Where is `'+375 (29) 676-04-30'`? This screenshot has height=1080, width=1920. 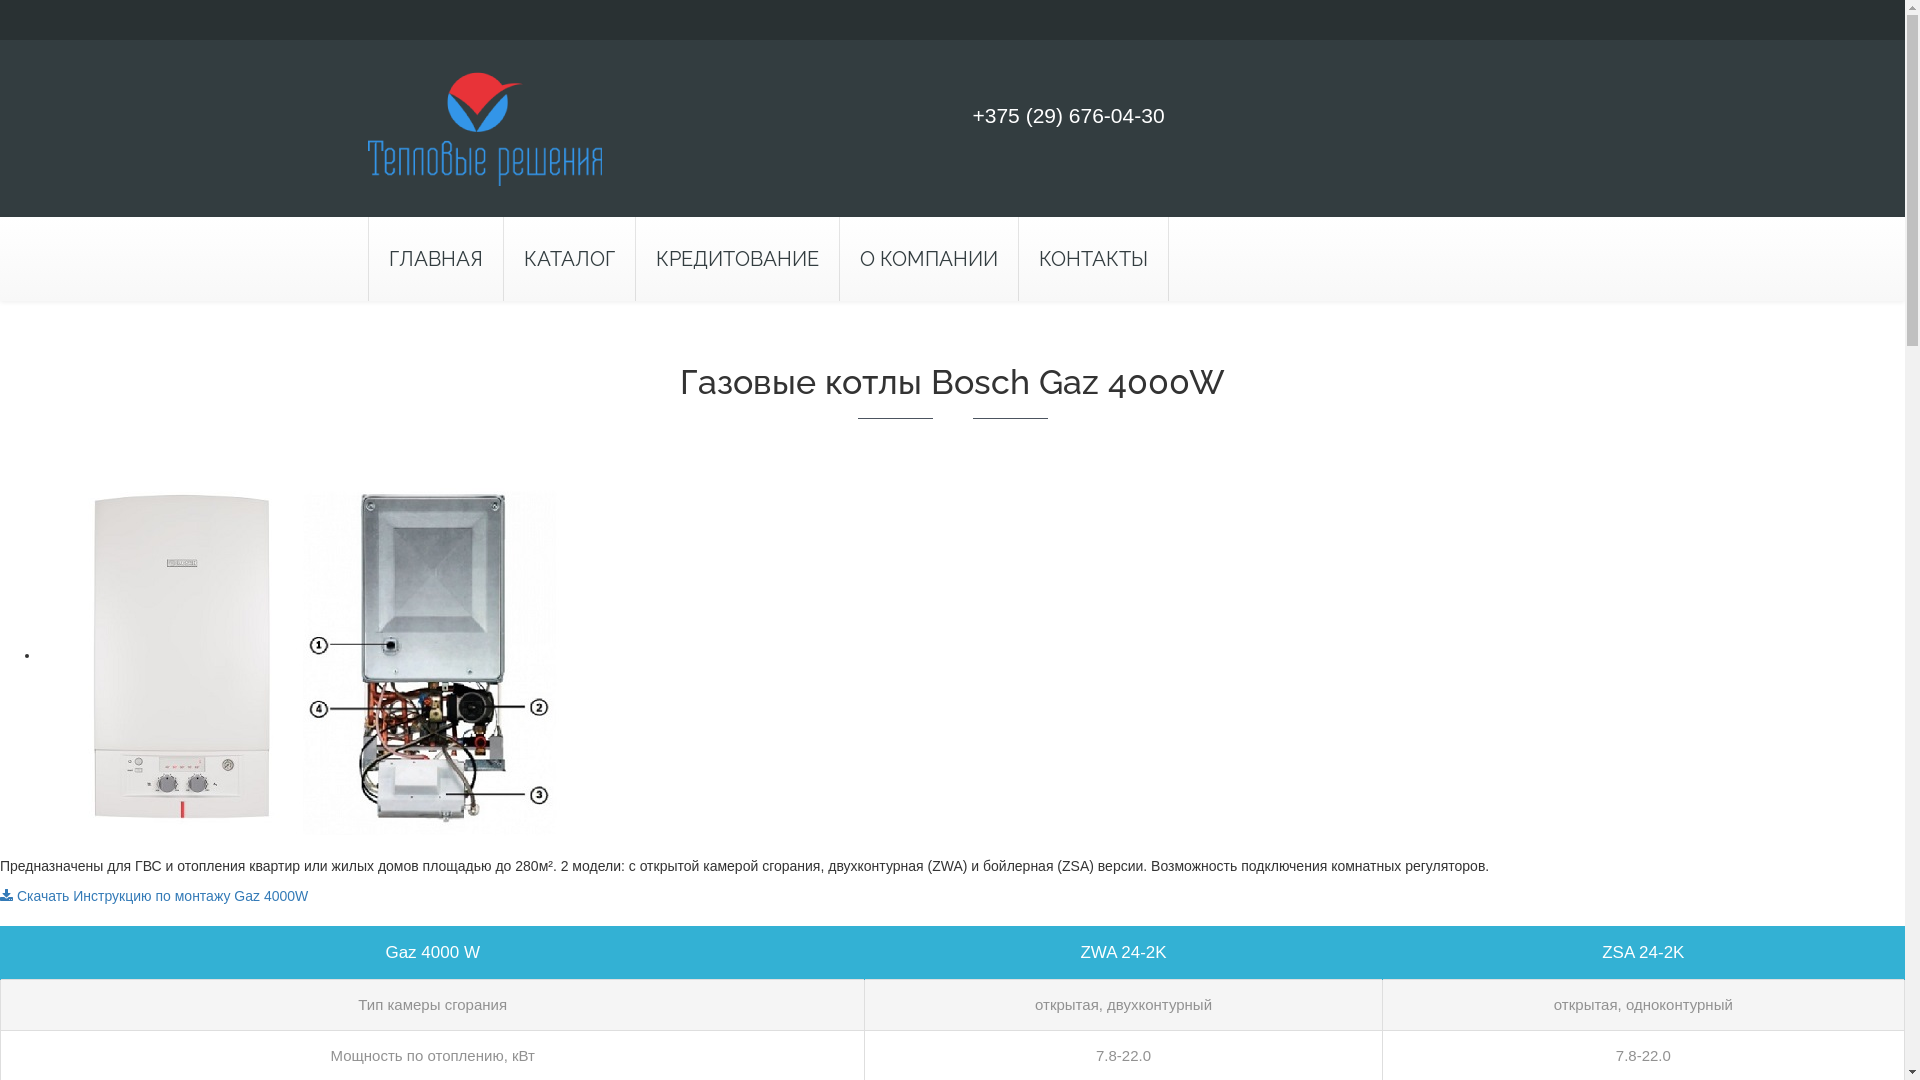
'+375 (29) 676-04-30' is located at coordinates (1066, 115).